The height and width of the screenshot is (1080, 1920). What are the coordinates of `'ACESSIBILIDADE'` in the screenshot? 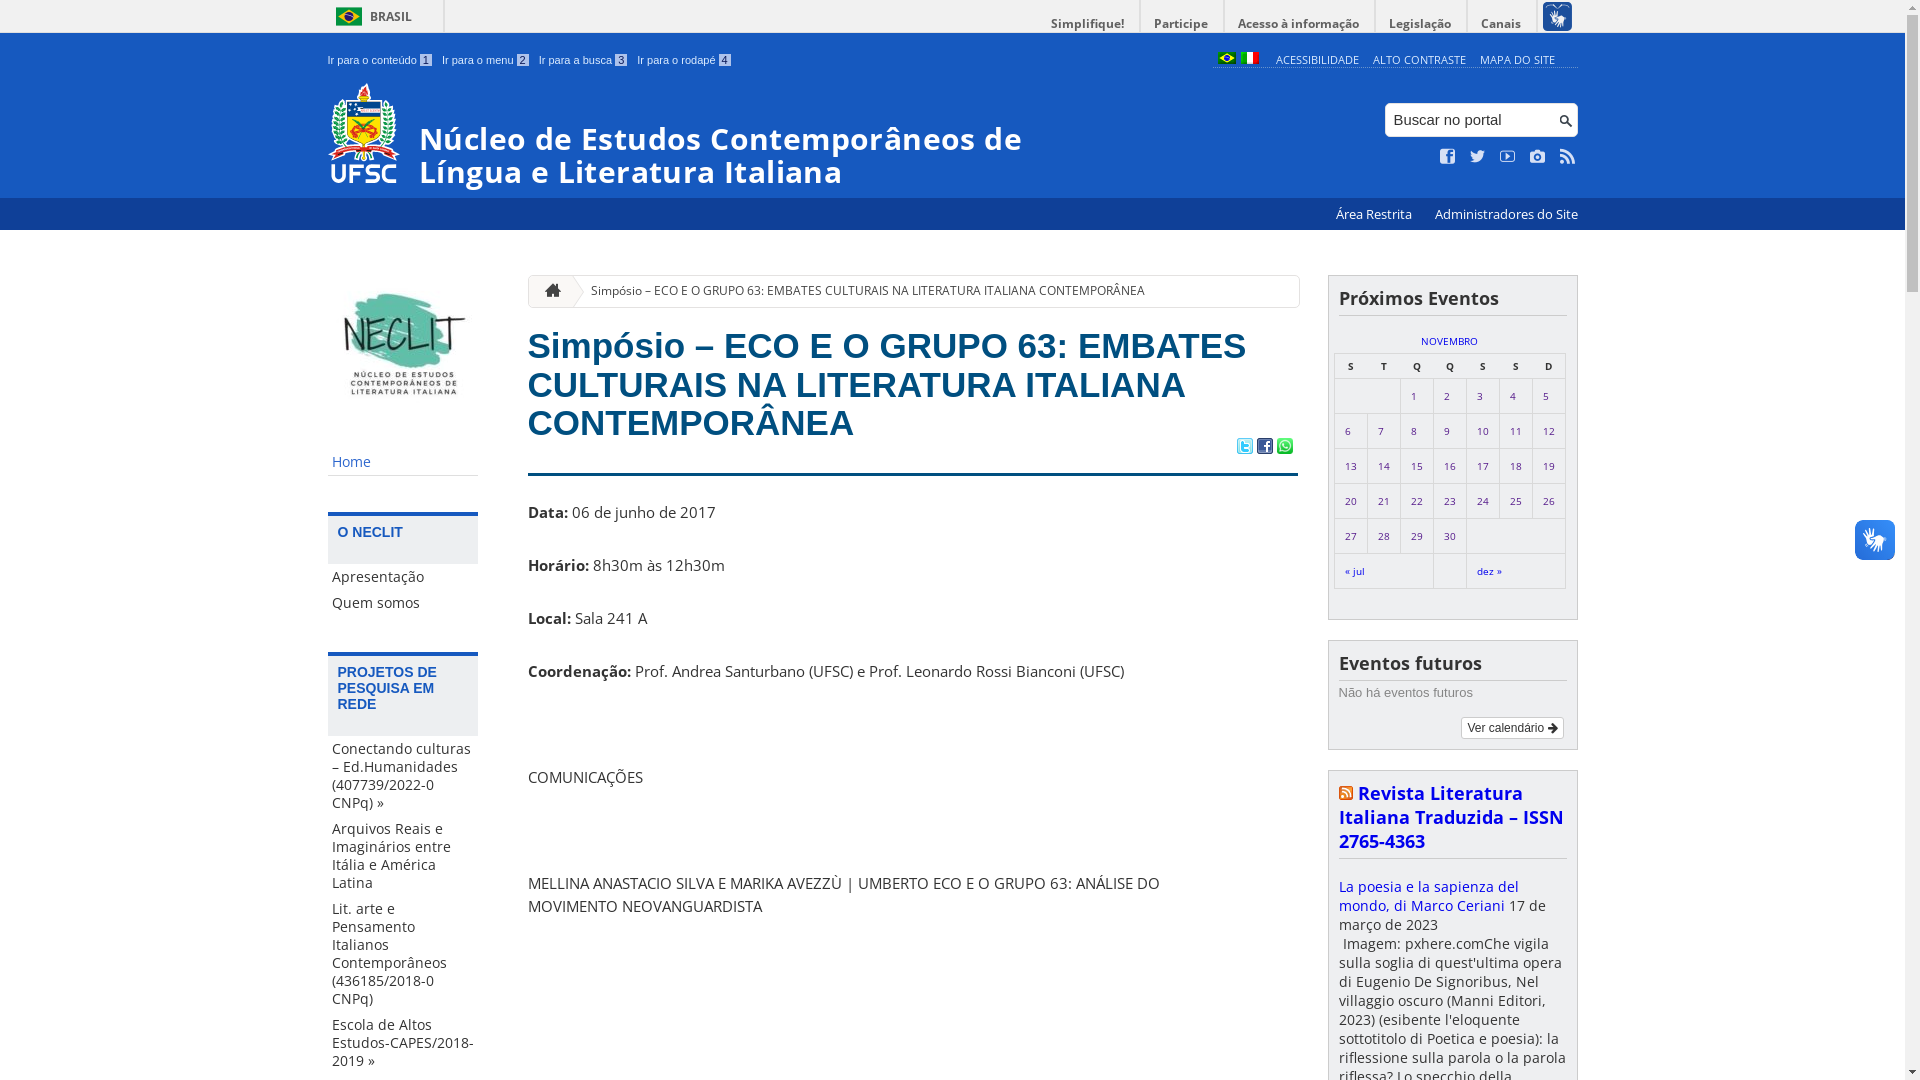 It's located at (1317, 58).